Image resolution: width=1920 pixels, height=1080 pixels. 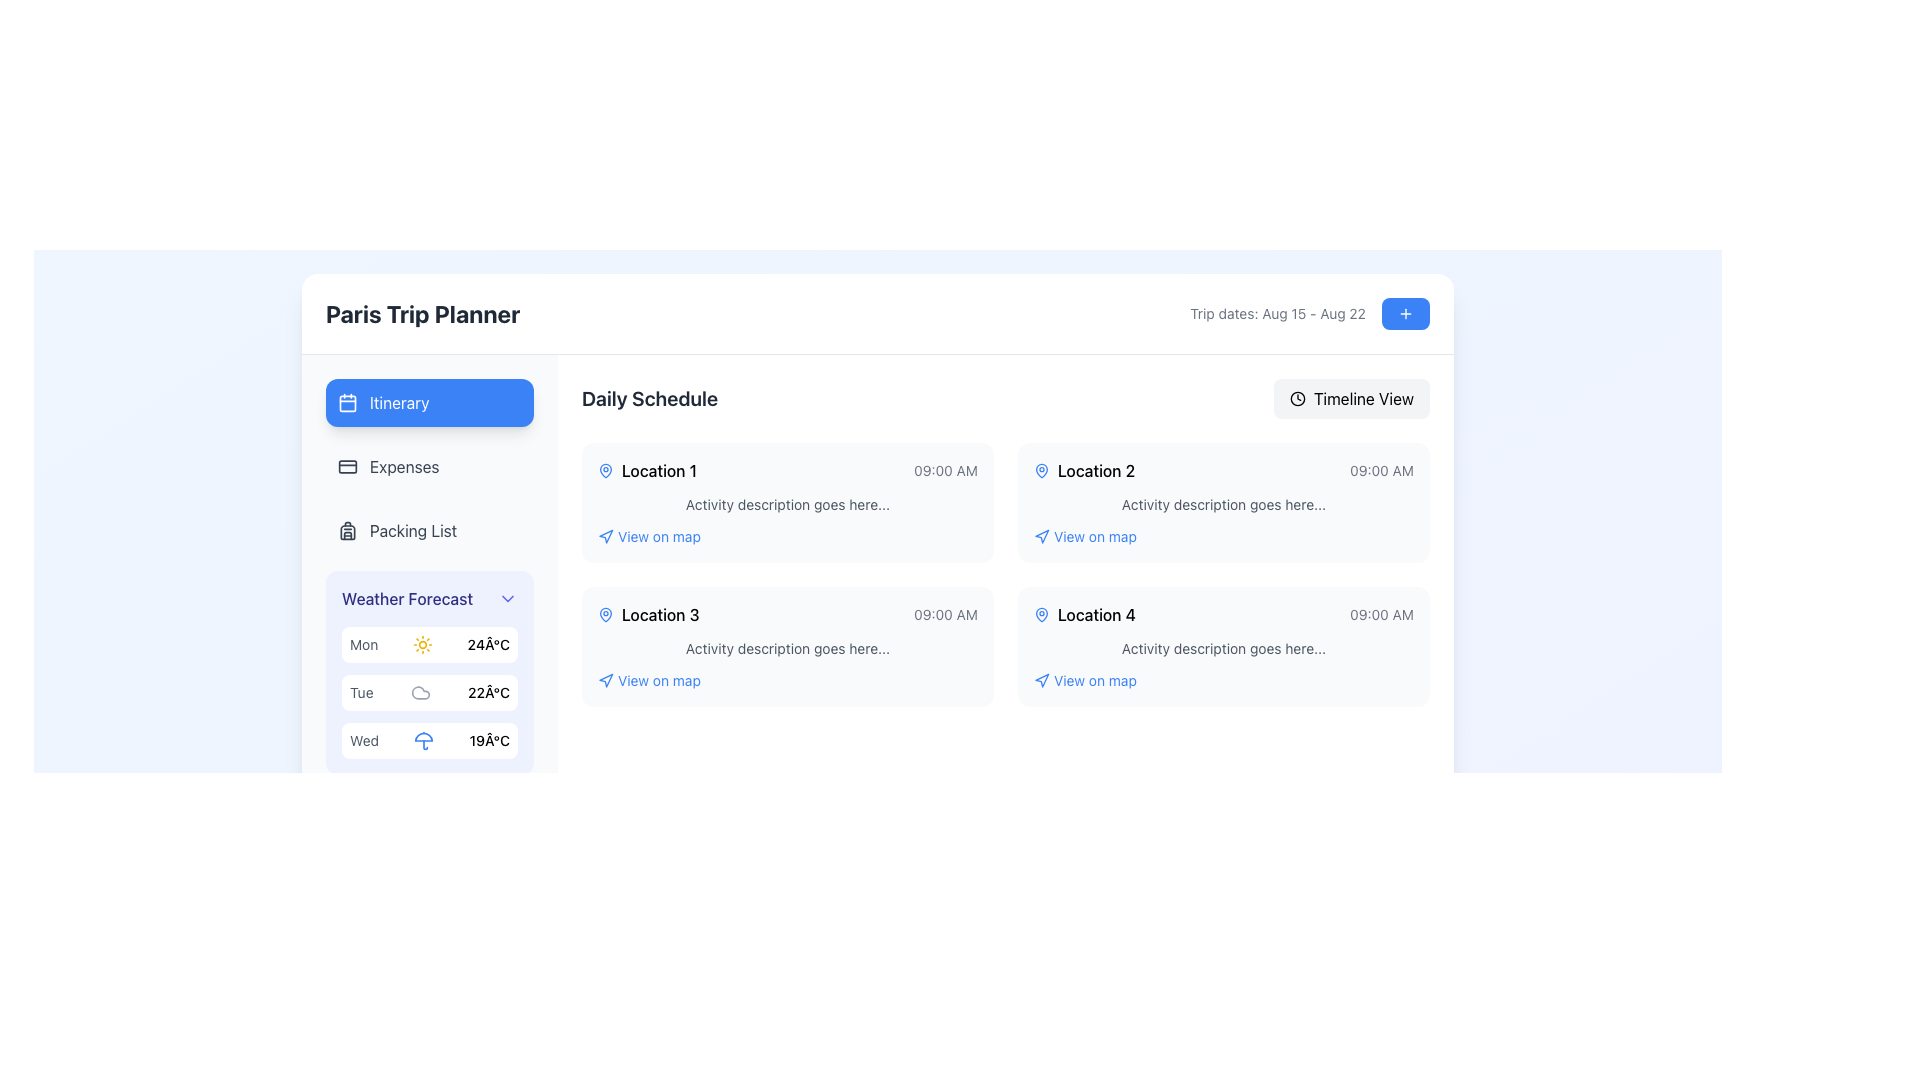 What do you see at coordinates (1094, 535) in the screenshot?
I see `the hyperlink located directly below the title and description of 'Location 2'` at bounding box center [1094, 535].